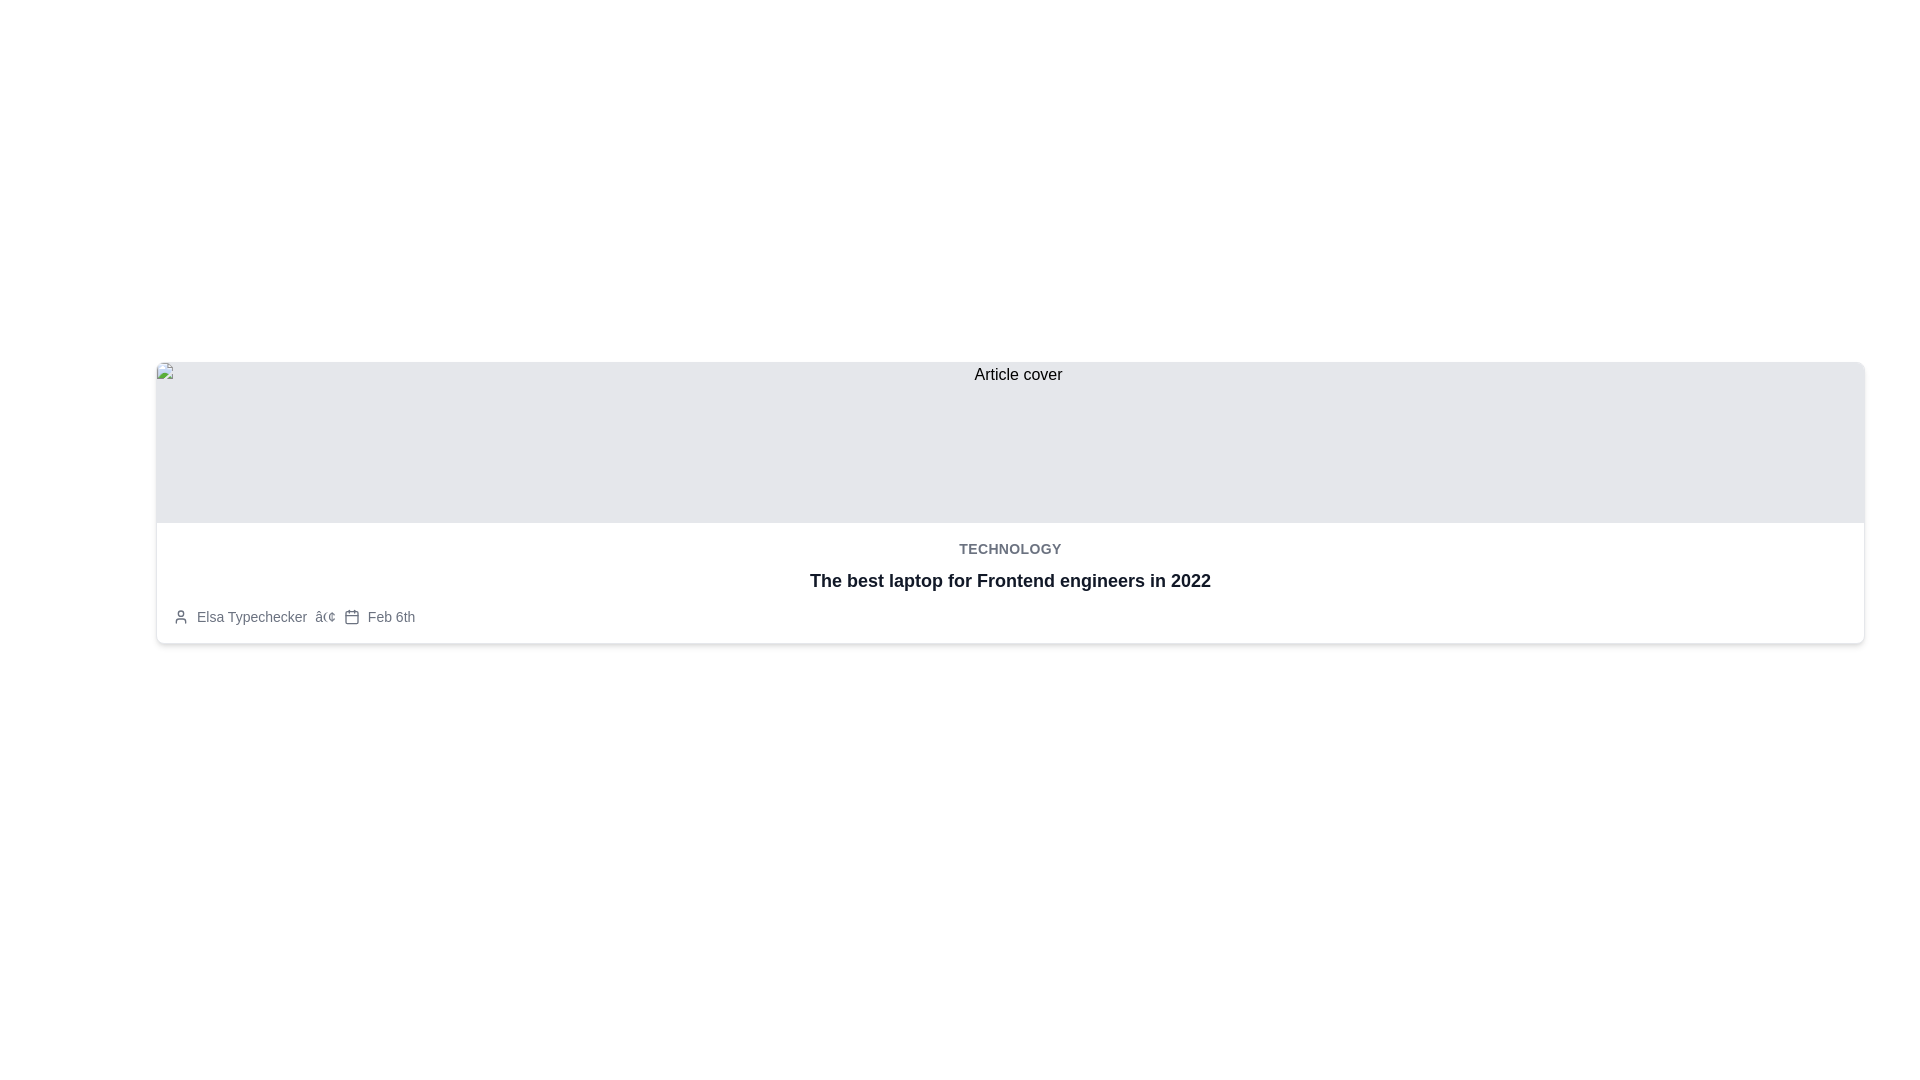  What do you see at coordinates (1010, 581) in the screenshot?
I see `the title text block located centrally beneath the 'Technology' heading, just above the metadata information` at bounding box center [1010, 581].